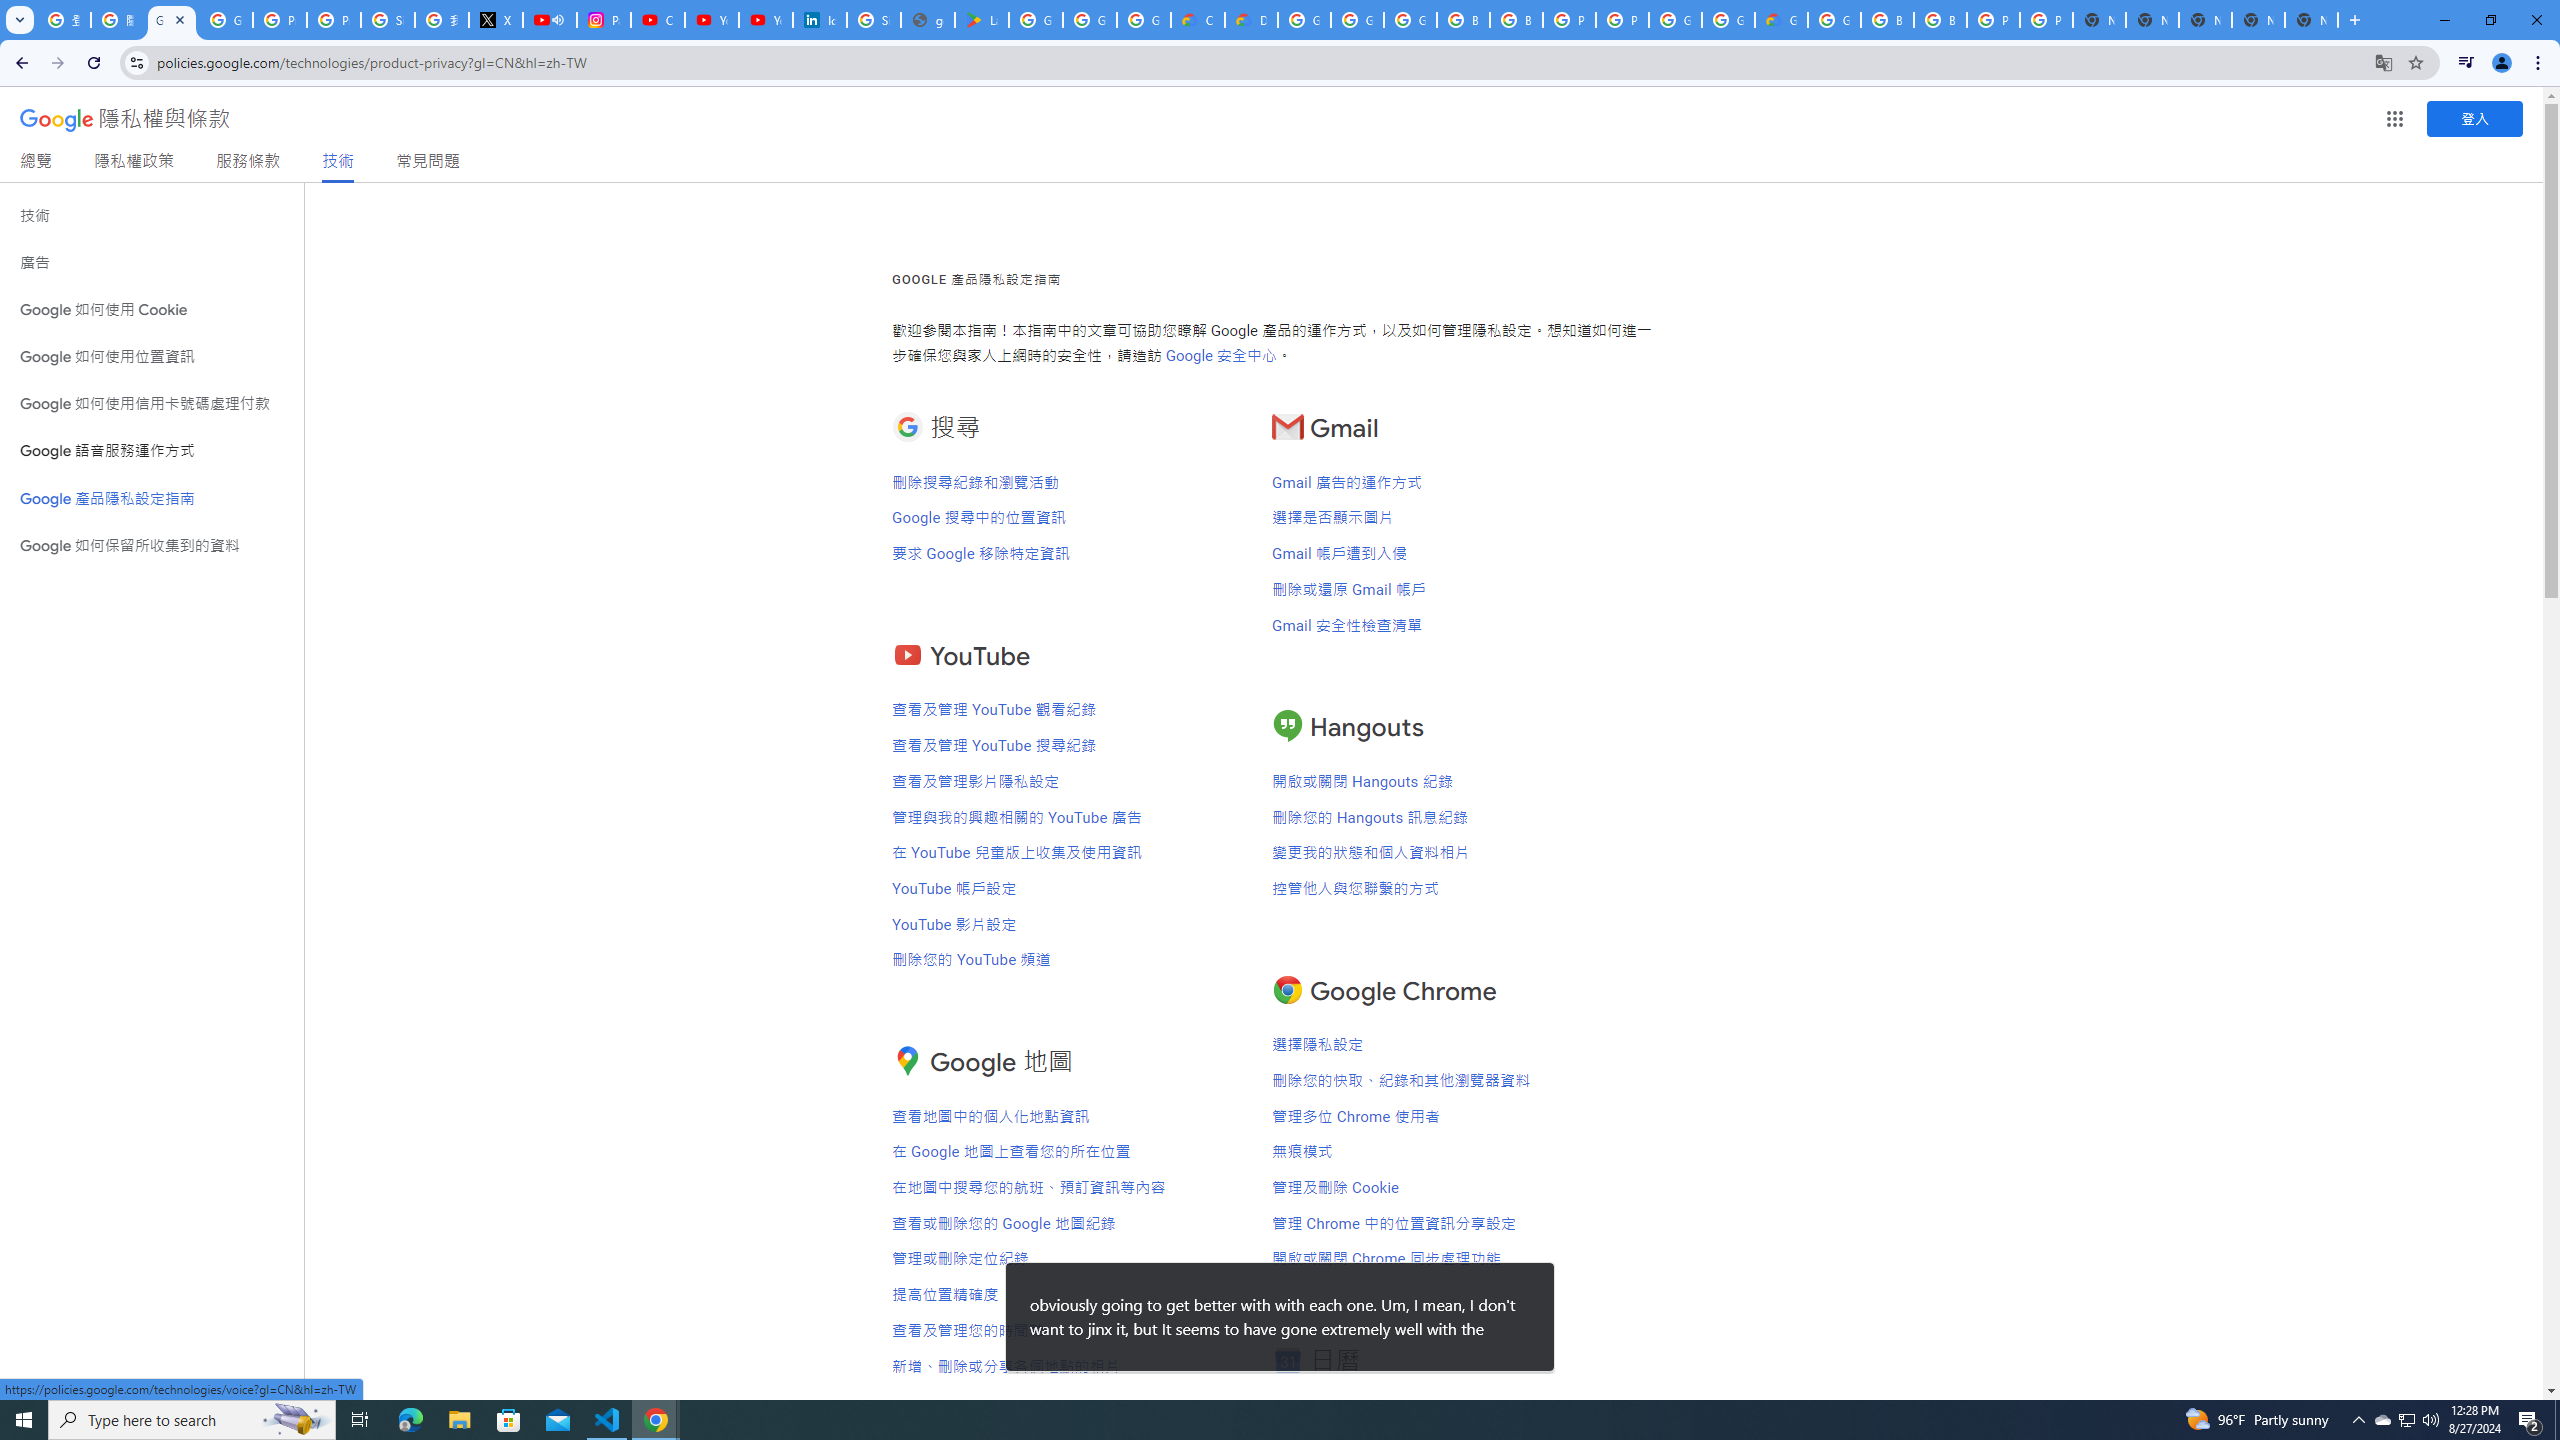 Image resolution: width=2560 pixels, height=1440 pixels. I want to click on 'Translate this page', so click(2384, 61).